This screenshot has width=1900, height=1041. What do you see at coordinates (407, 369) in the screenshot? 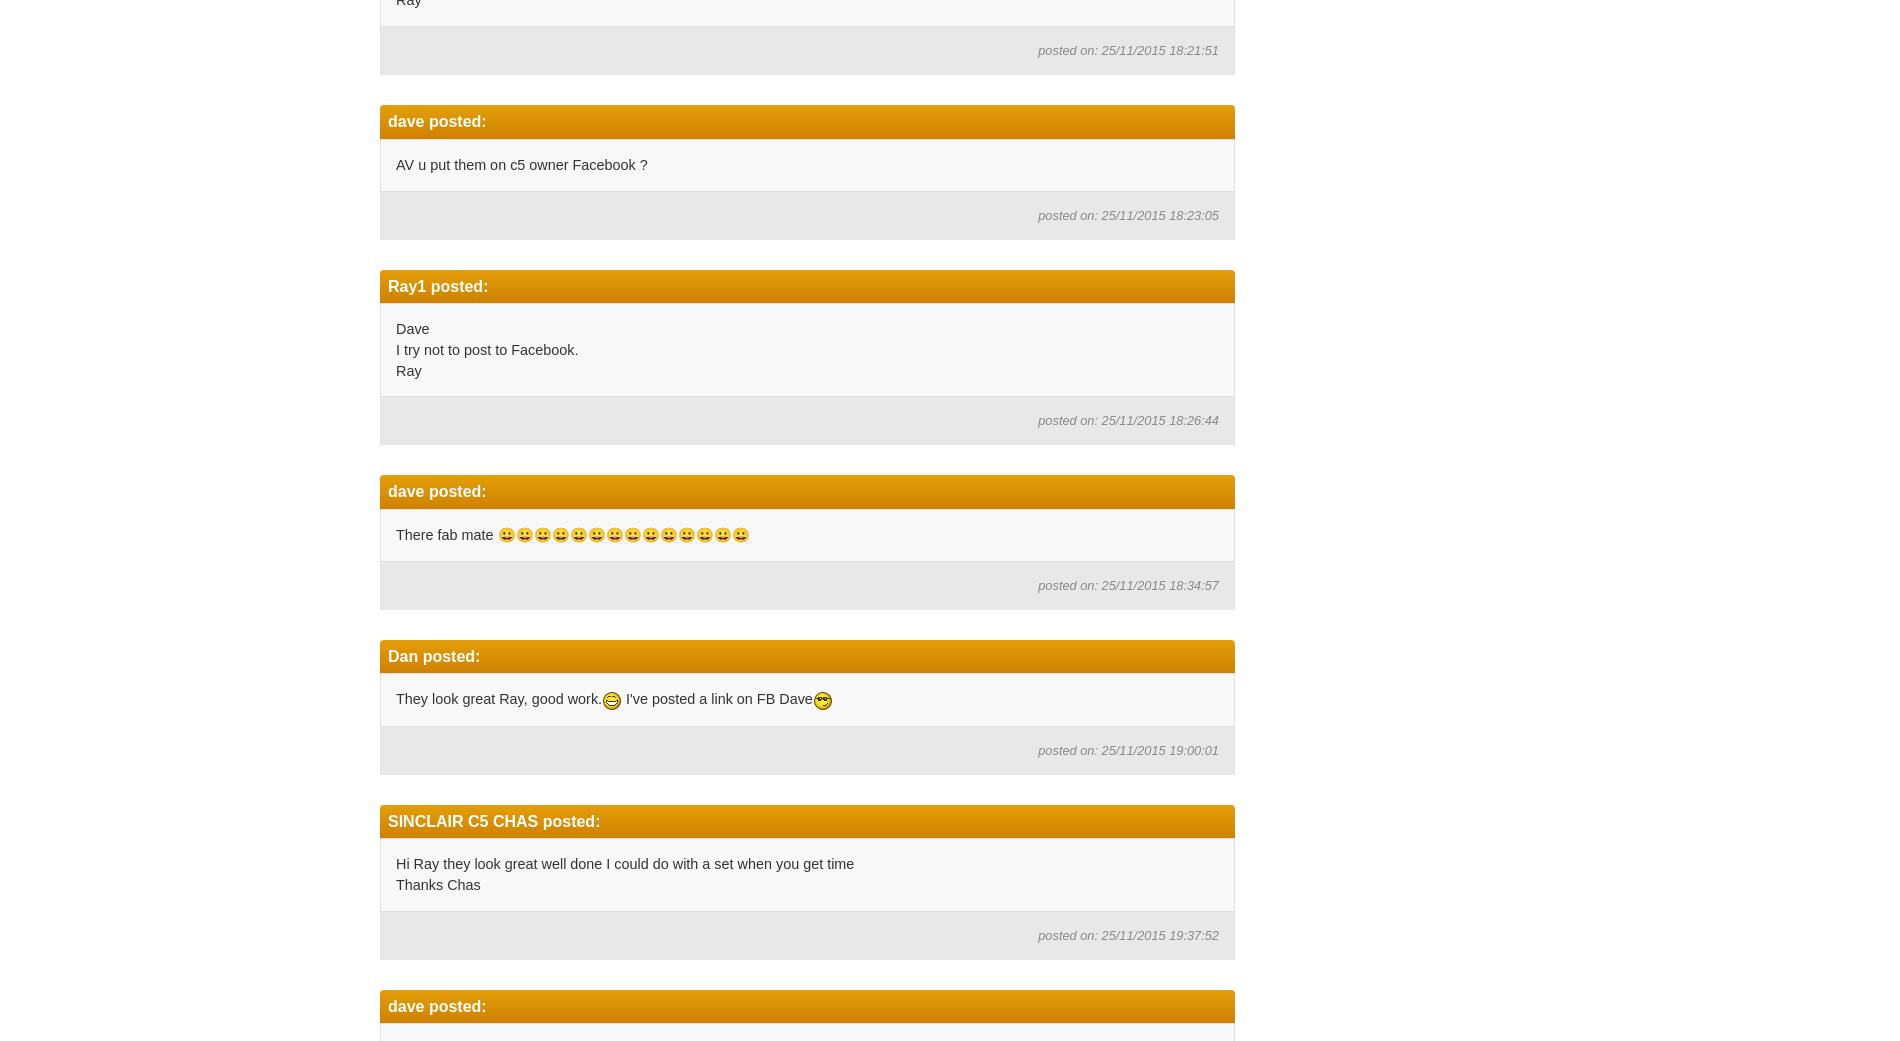
I see `'Ray'` at bounding box center [407, 369].